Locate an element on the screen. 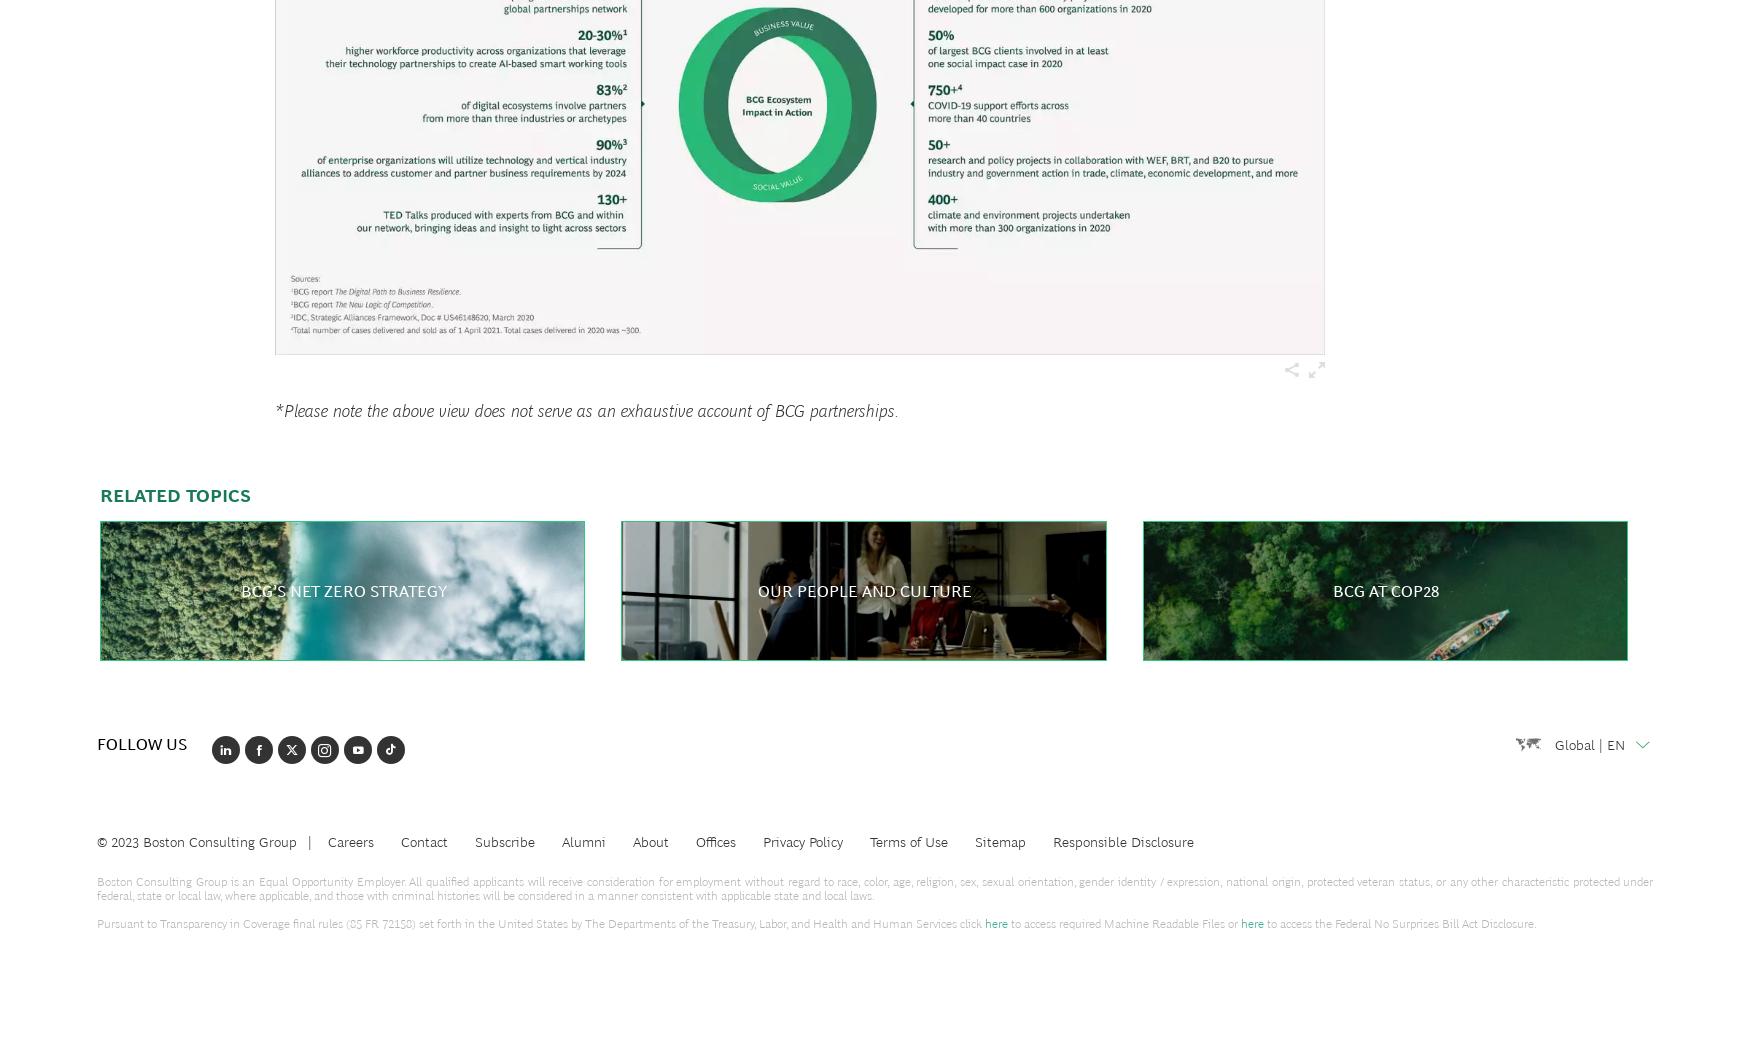 The height and width of the screenshot is (1051, 1750). 'Related Topics' is located at coordinates (99, 495).